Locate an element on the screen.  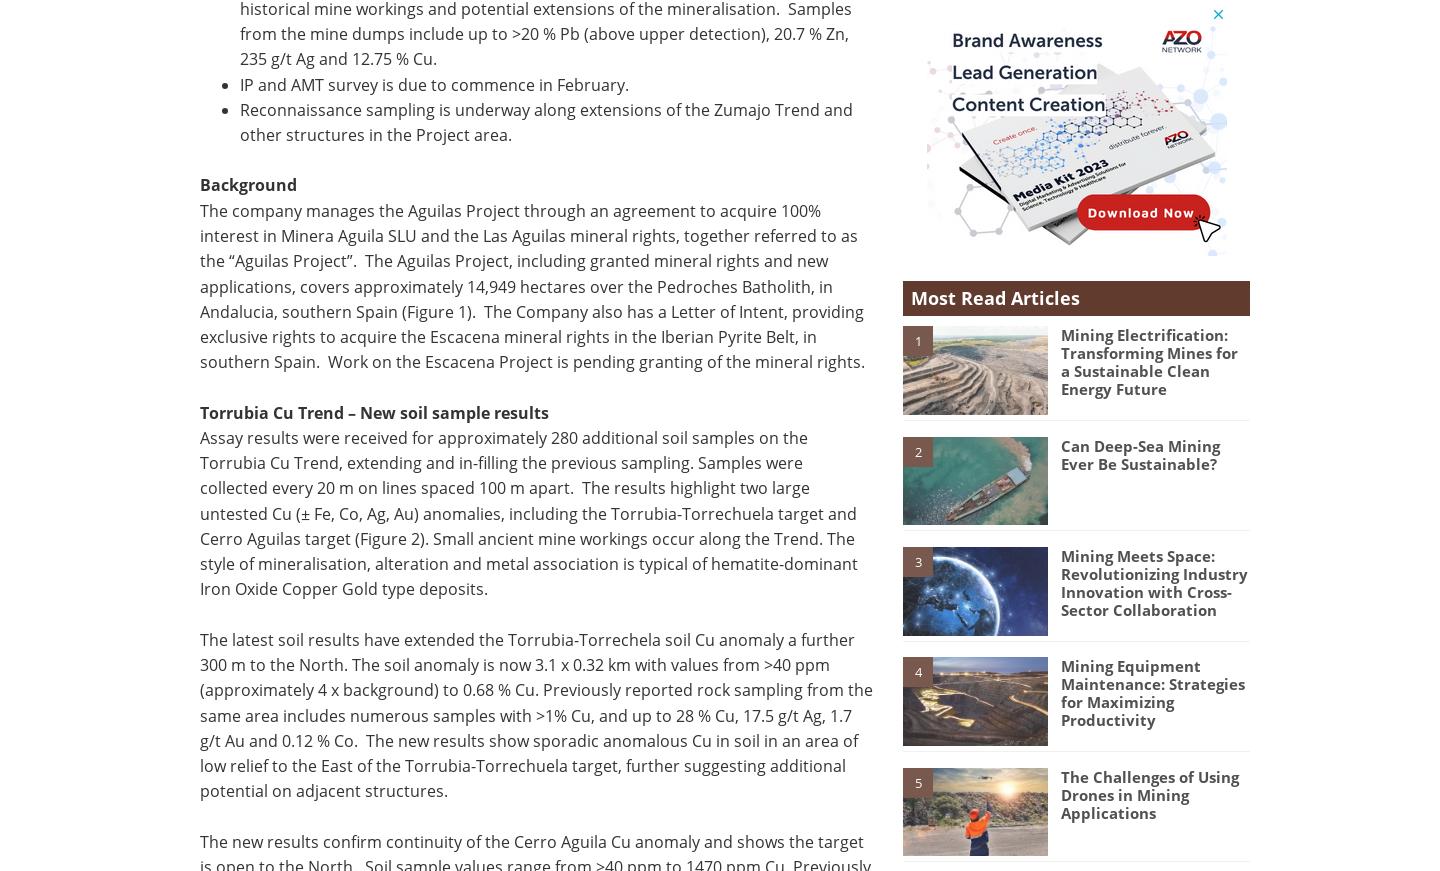
'Most Read Articles' is located at coordinates (994, 296).